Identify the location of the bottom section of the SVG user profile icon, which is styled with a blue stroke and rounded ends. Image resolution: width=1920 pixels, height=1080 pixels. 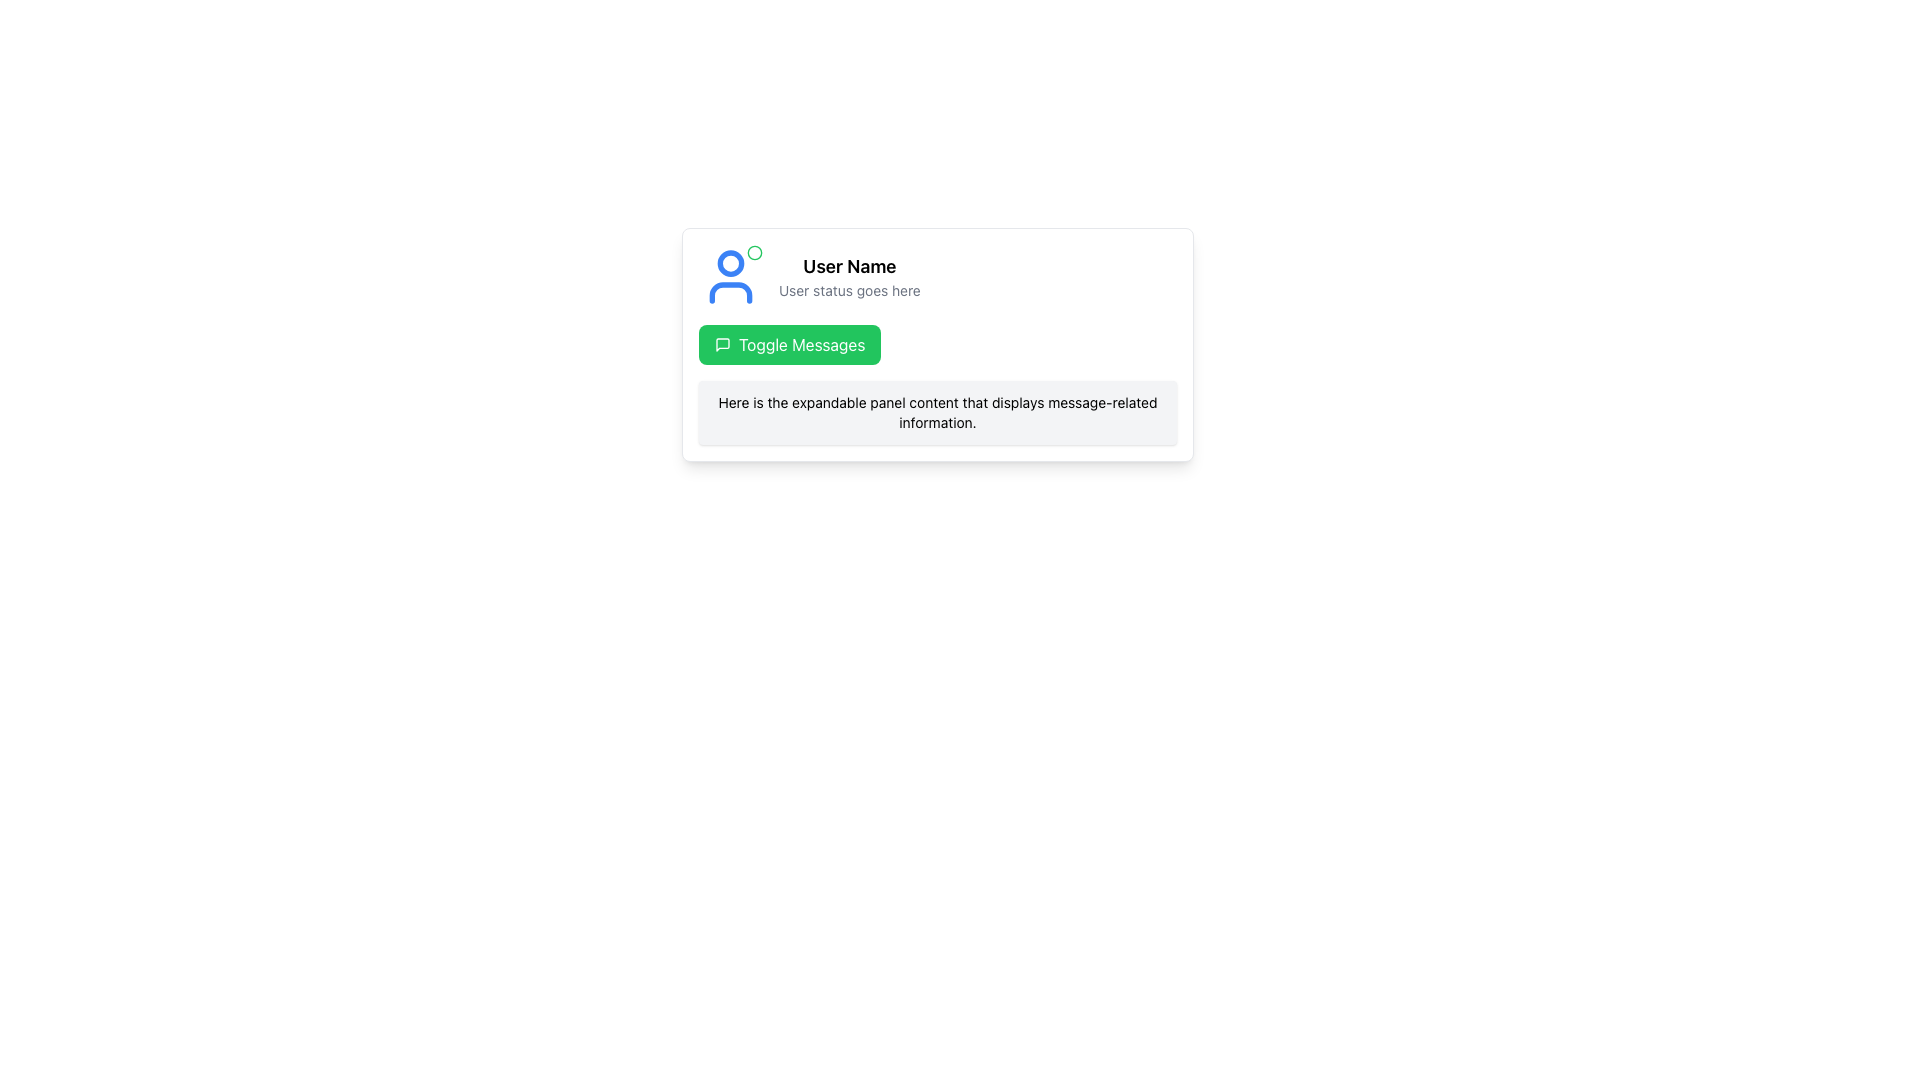
(729, 293).